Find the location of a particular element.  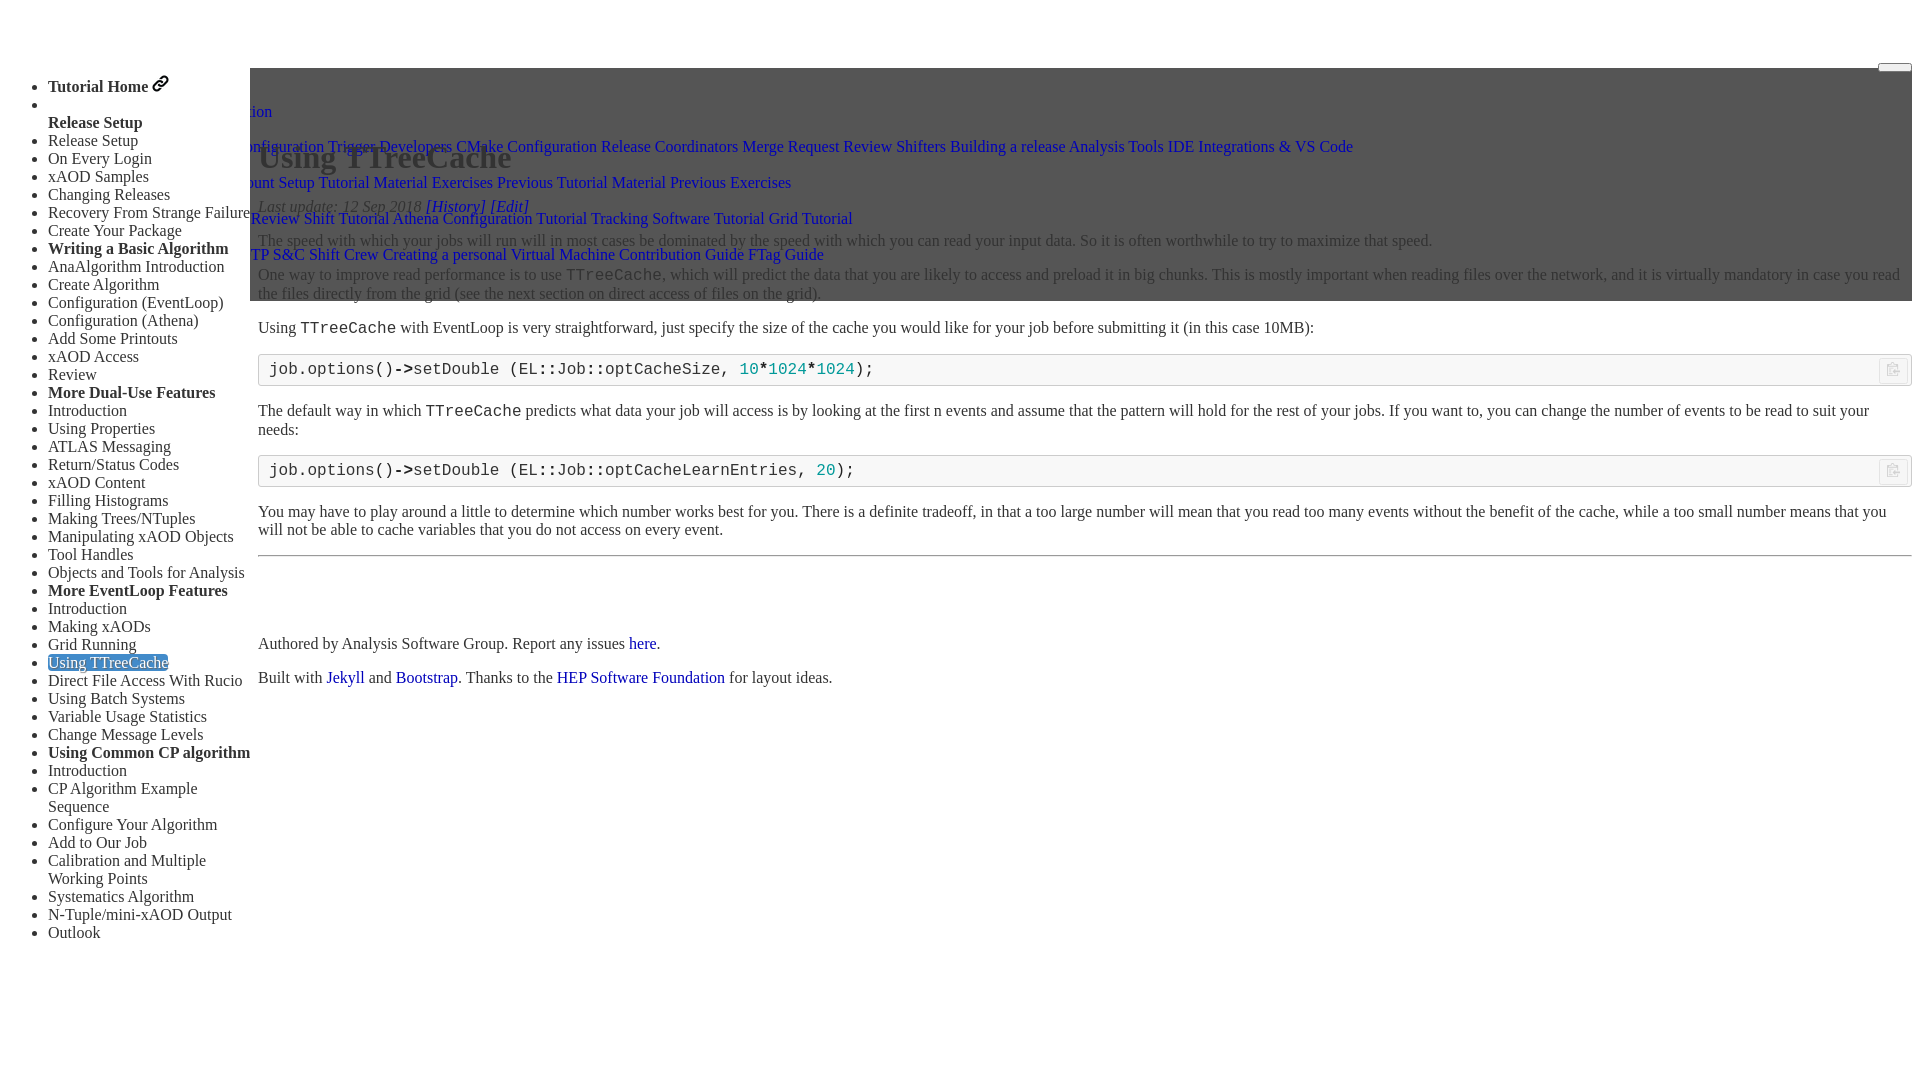

'Contribution Guide' is located at coordinates (681, 253).